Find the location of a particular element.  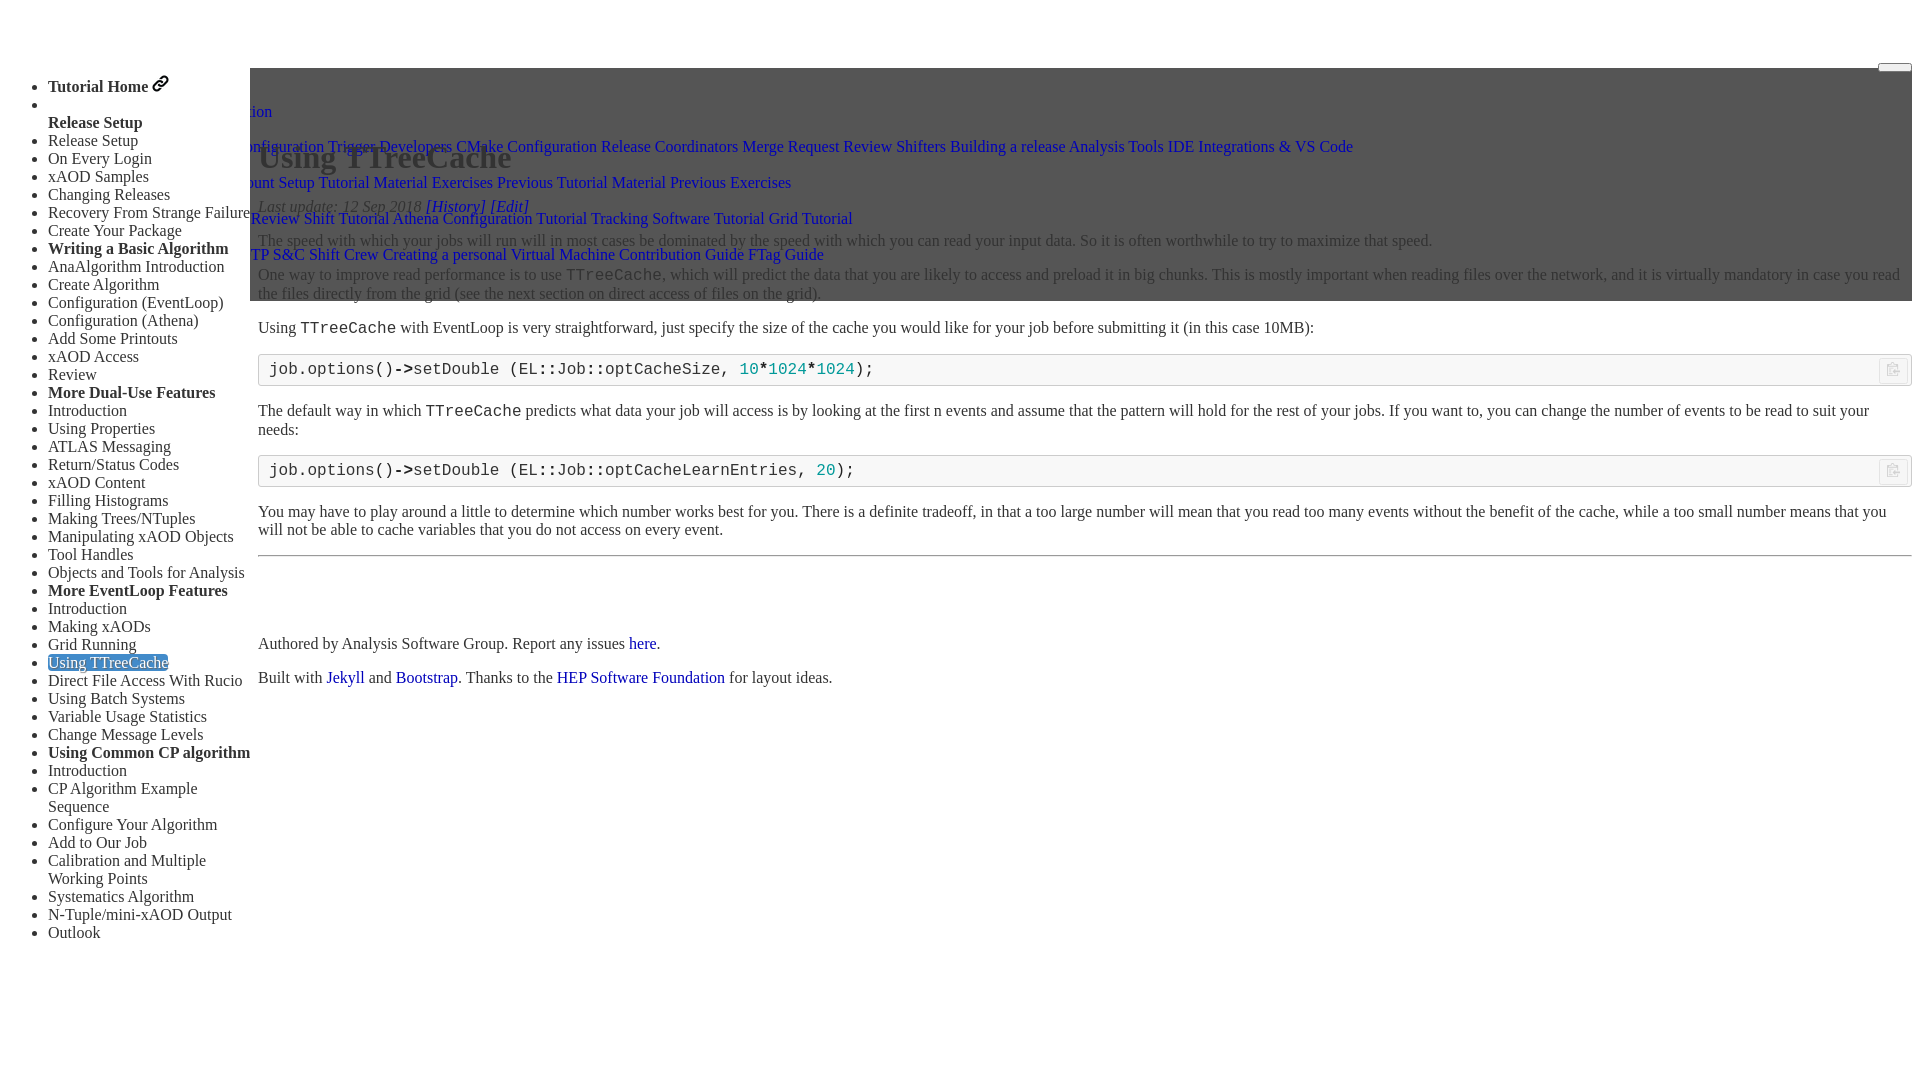

'Contribution Guide' is located at coordinates (681, 253).